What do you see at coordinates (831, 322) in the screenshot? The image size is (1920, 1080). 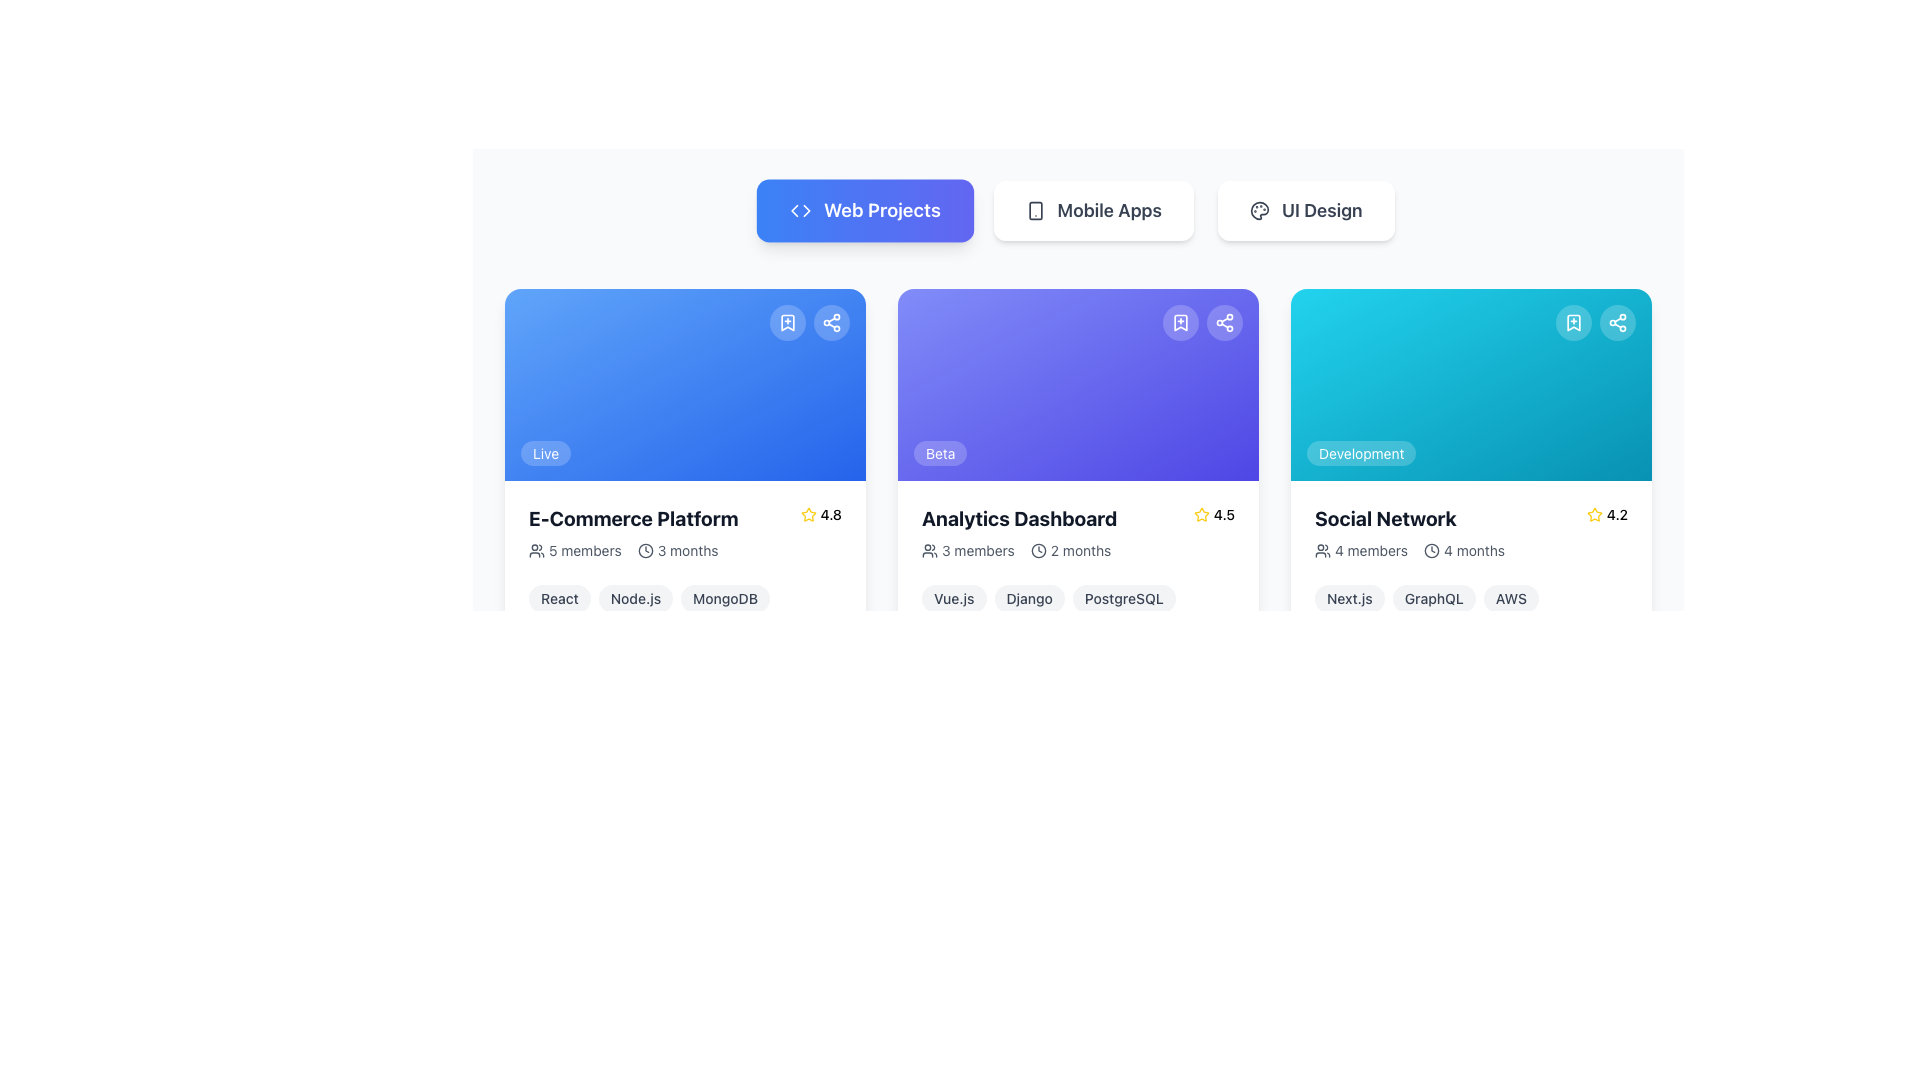 I see `the circular share button with a white share icon in the top-right corner of the first card within the 'Web Projects' section` at bounding box center [831, 322].